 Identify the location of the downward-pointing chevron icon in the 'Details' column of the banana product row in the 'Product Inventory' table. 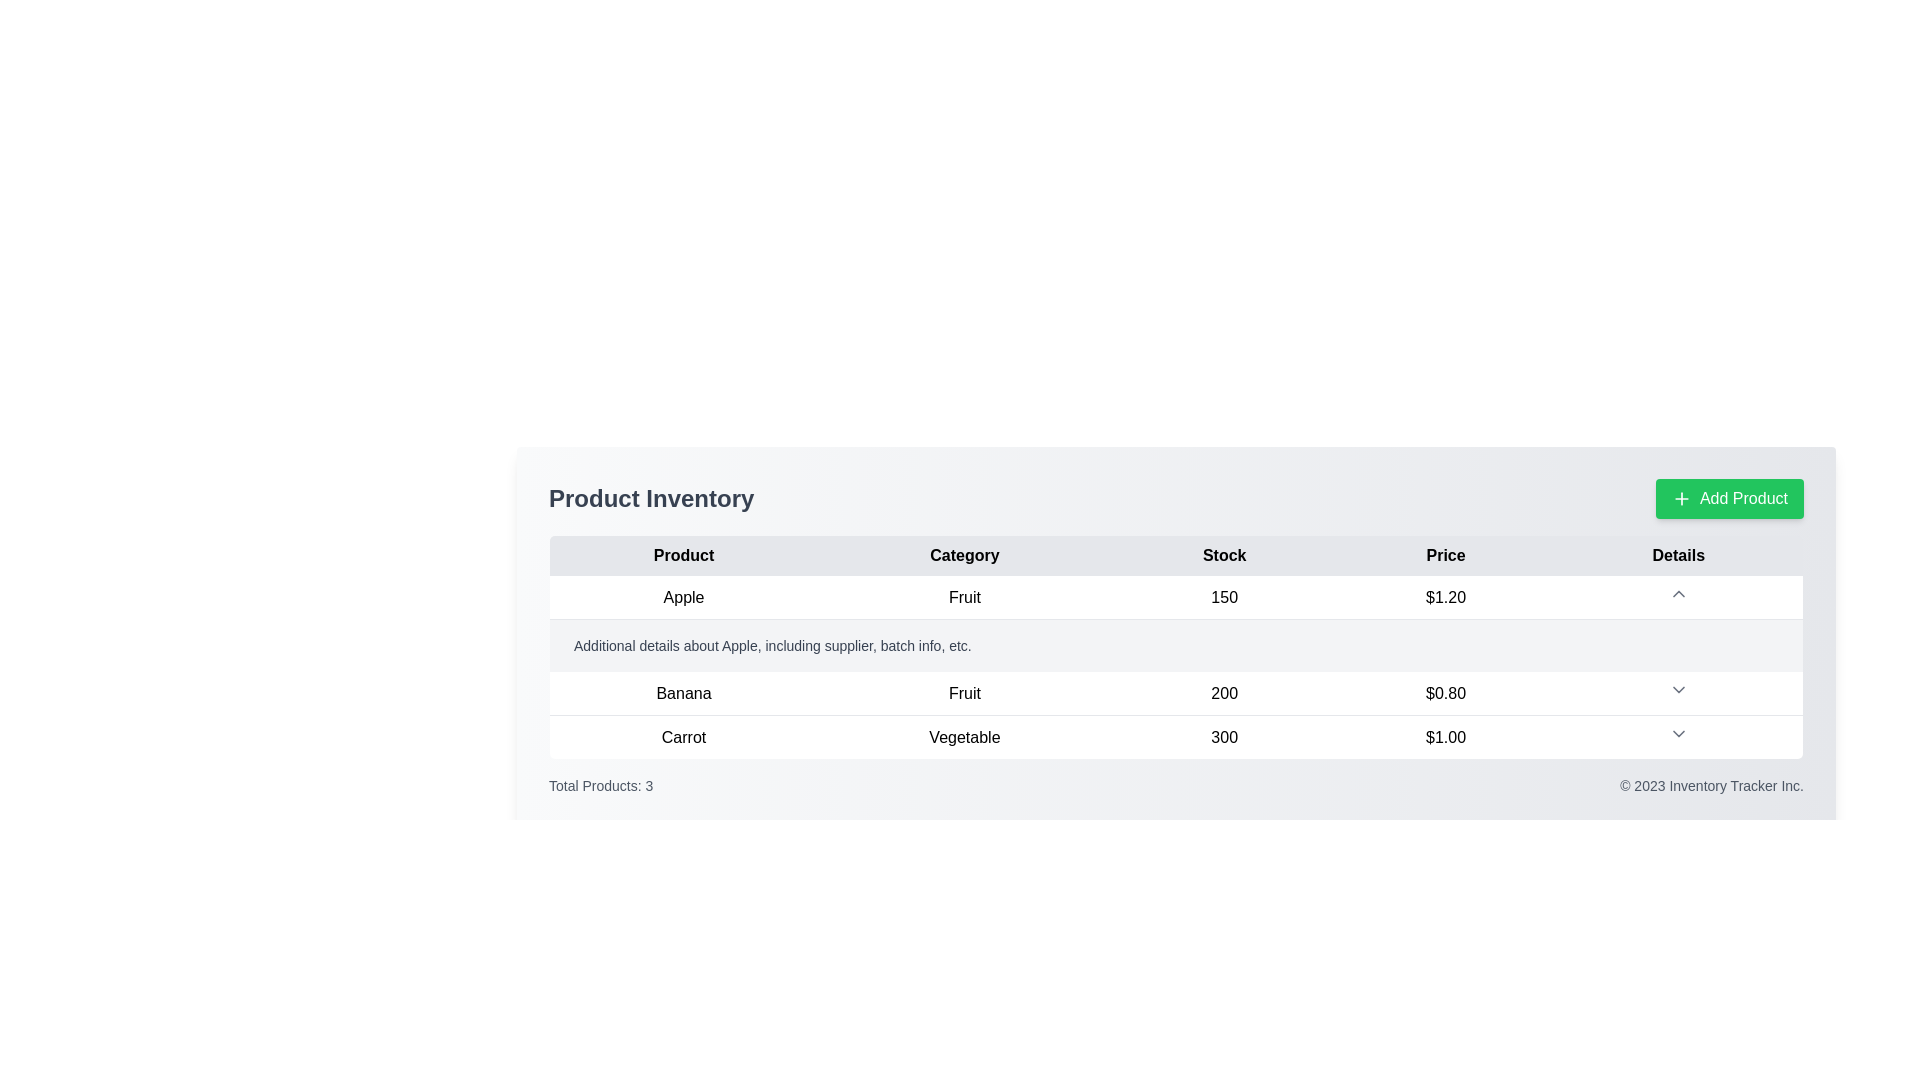
(1678, 689).